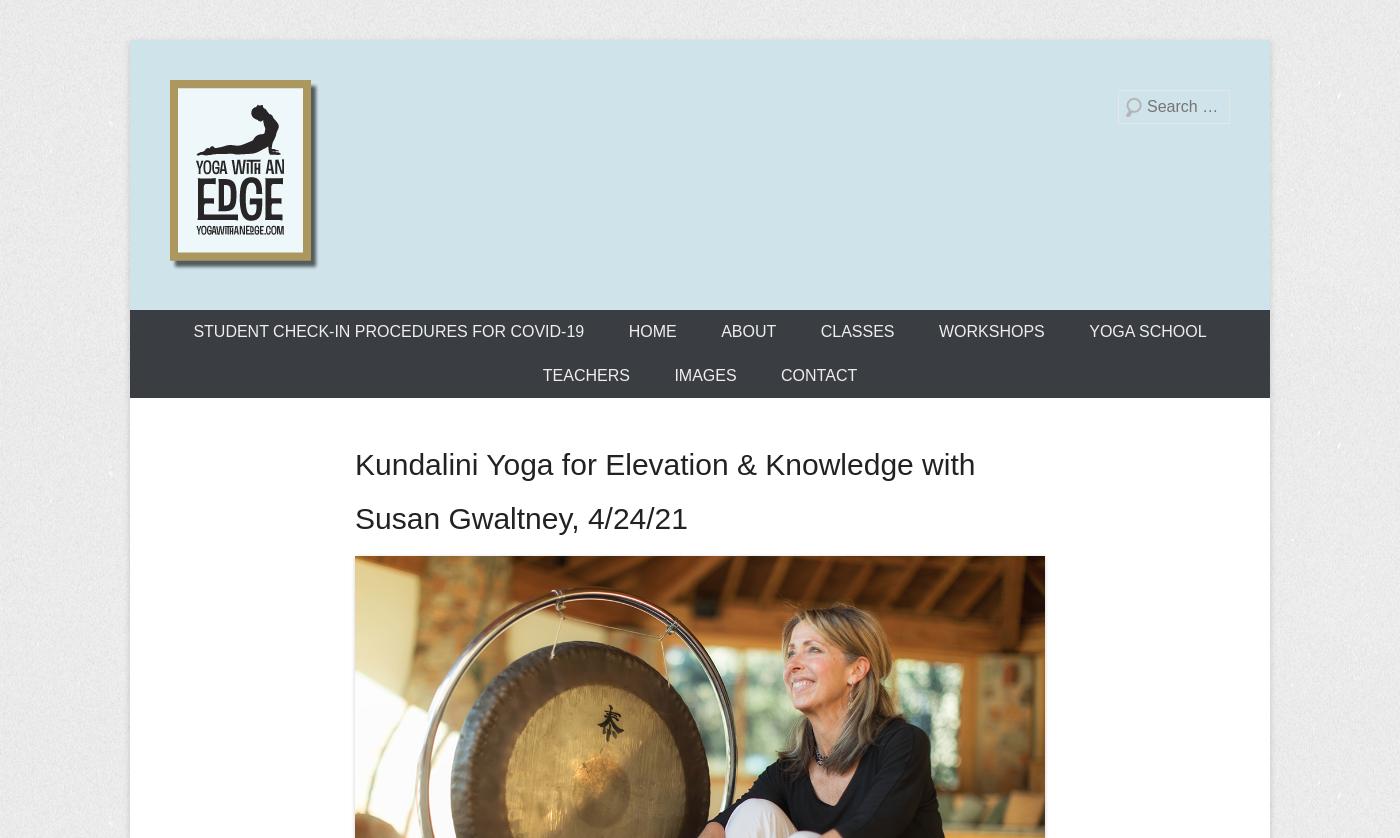 Image resolution: width=1400 pixels, height=838 pixels. I want to click on 'Home', so click(628, 330).